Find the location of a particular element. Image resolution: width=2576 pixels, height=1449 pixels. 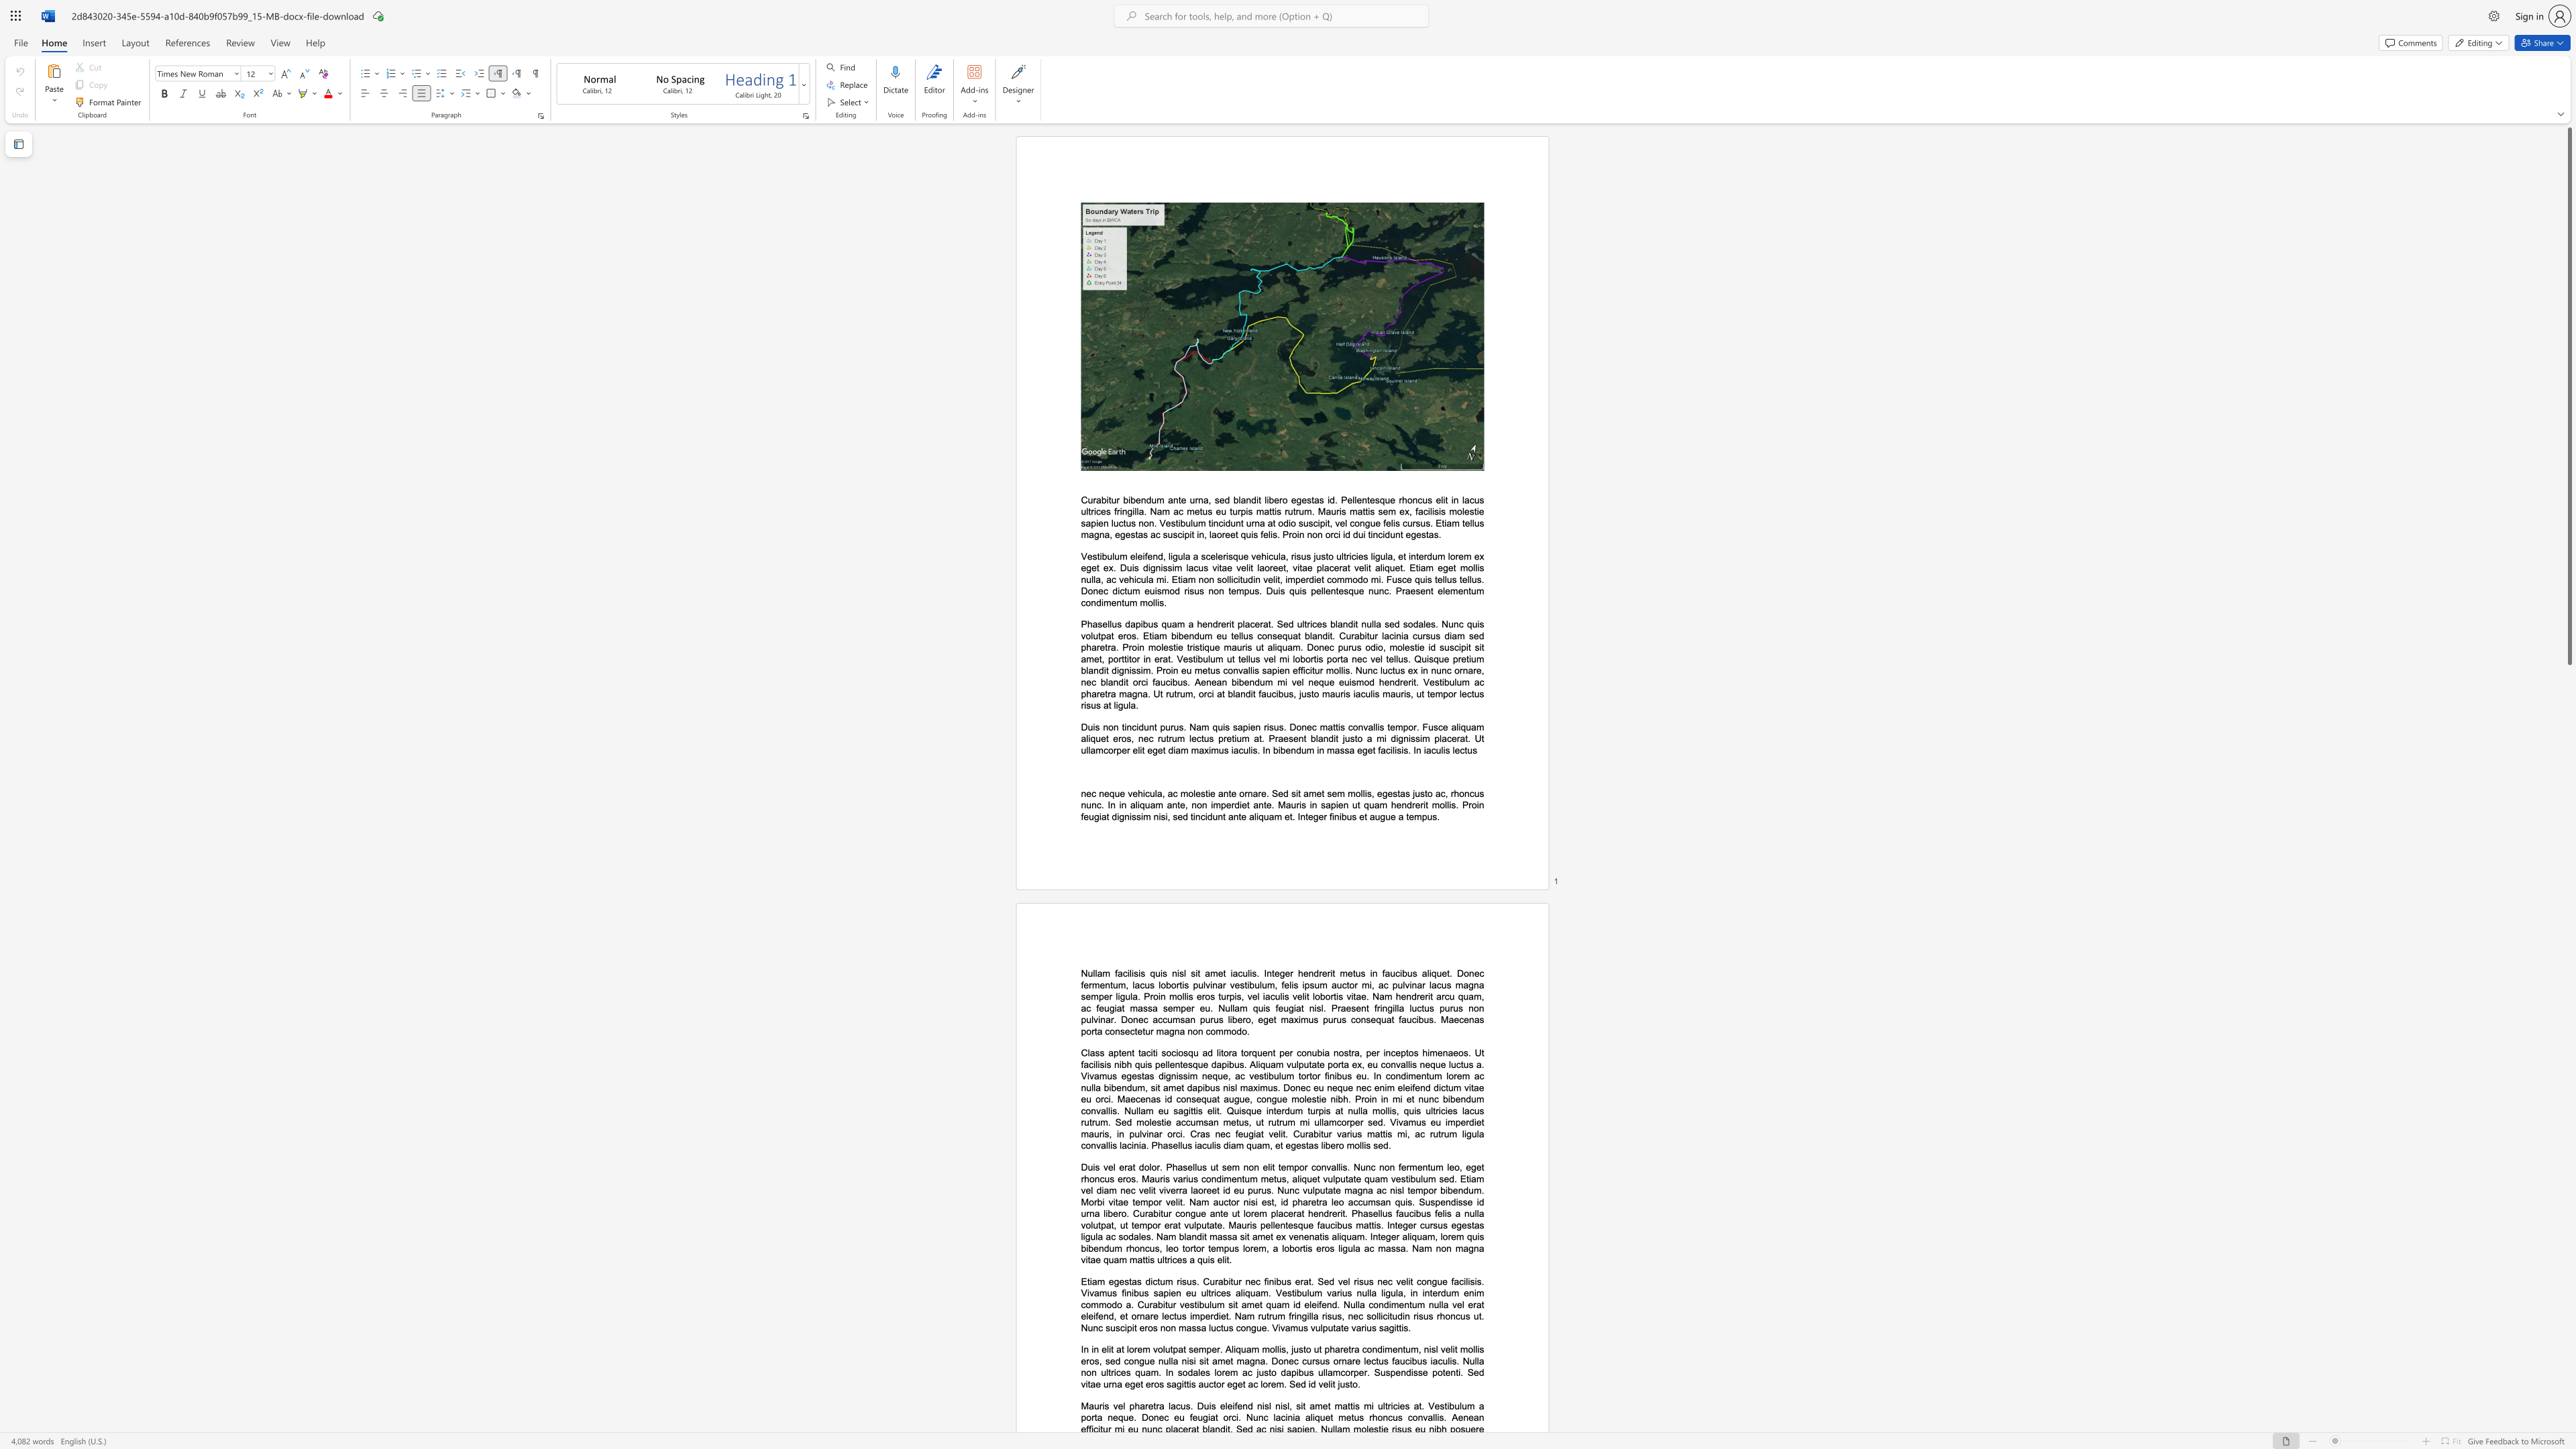

the subset text "us rutrum. Sed molestie accumsan metus, ut rutrum mi ullamcorper sed. Vivamus eu imperdiet mauris, in pulvinar orci. Cras nec feugiat velit" within the text "Class aptent taciti sociosqu ad litora torquent per conubia nostra, per inceptos himenaeos. Ut facilisis nibh quis pellentesque dapibus. Aliquam vulputate porta ex, eu convallis neque luctus a. Vivamus egestas dignissim neque, ac vestibulum tortor finibus eu. In condimentum lorem ac nulla bibendum, sit amet dapibus nisl maximus. Donec eu neque nec enim eleifend dictum vitae eu orci. Maecenas id consequat augue, congue molestie nibh. Proin in mi et nunc bibendum convallis. Nullam eu sagittis elit. Quisque interdum turpis at nulla mollis, quis ultricies lacus rutrum. Sed molestie accumsan metus, ut rutrum mi ullamcorper sed. Vivamus eu imperdiet mauris, in pulvinar orci. Cras nec feugiat velit. Curabitur varius mattis mi, ac rutrum ligula convallis lacinia. Phasellus iaculis diam quam, et egestas libero mollis sed." is located at coordinates (1473, 1110).